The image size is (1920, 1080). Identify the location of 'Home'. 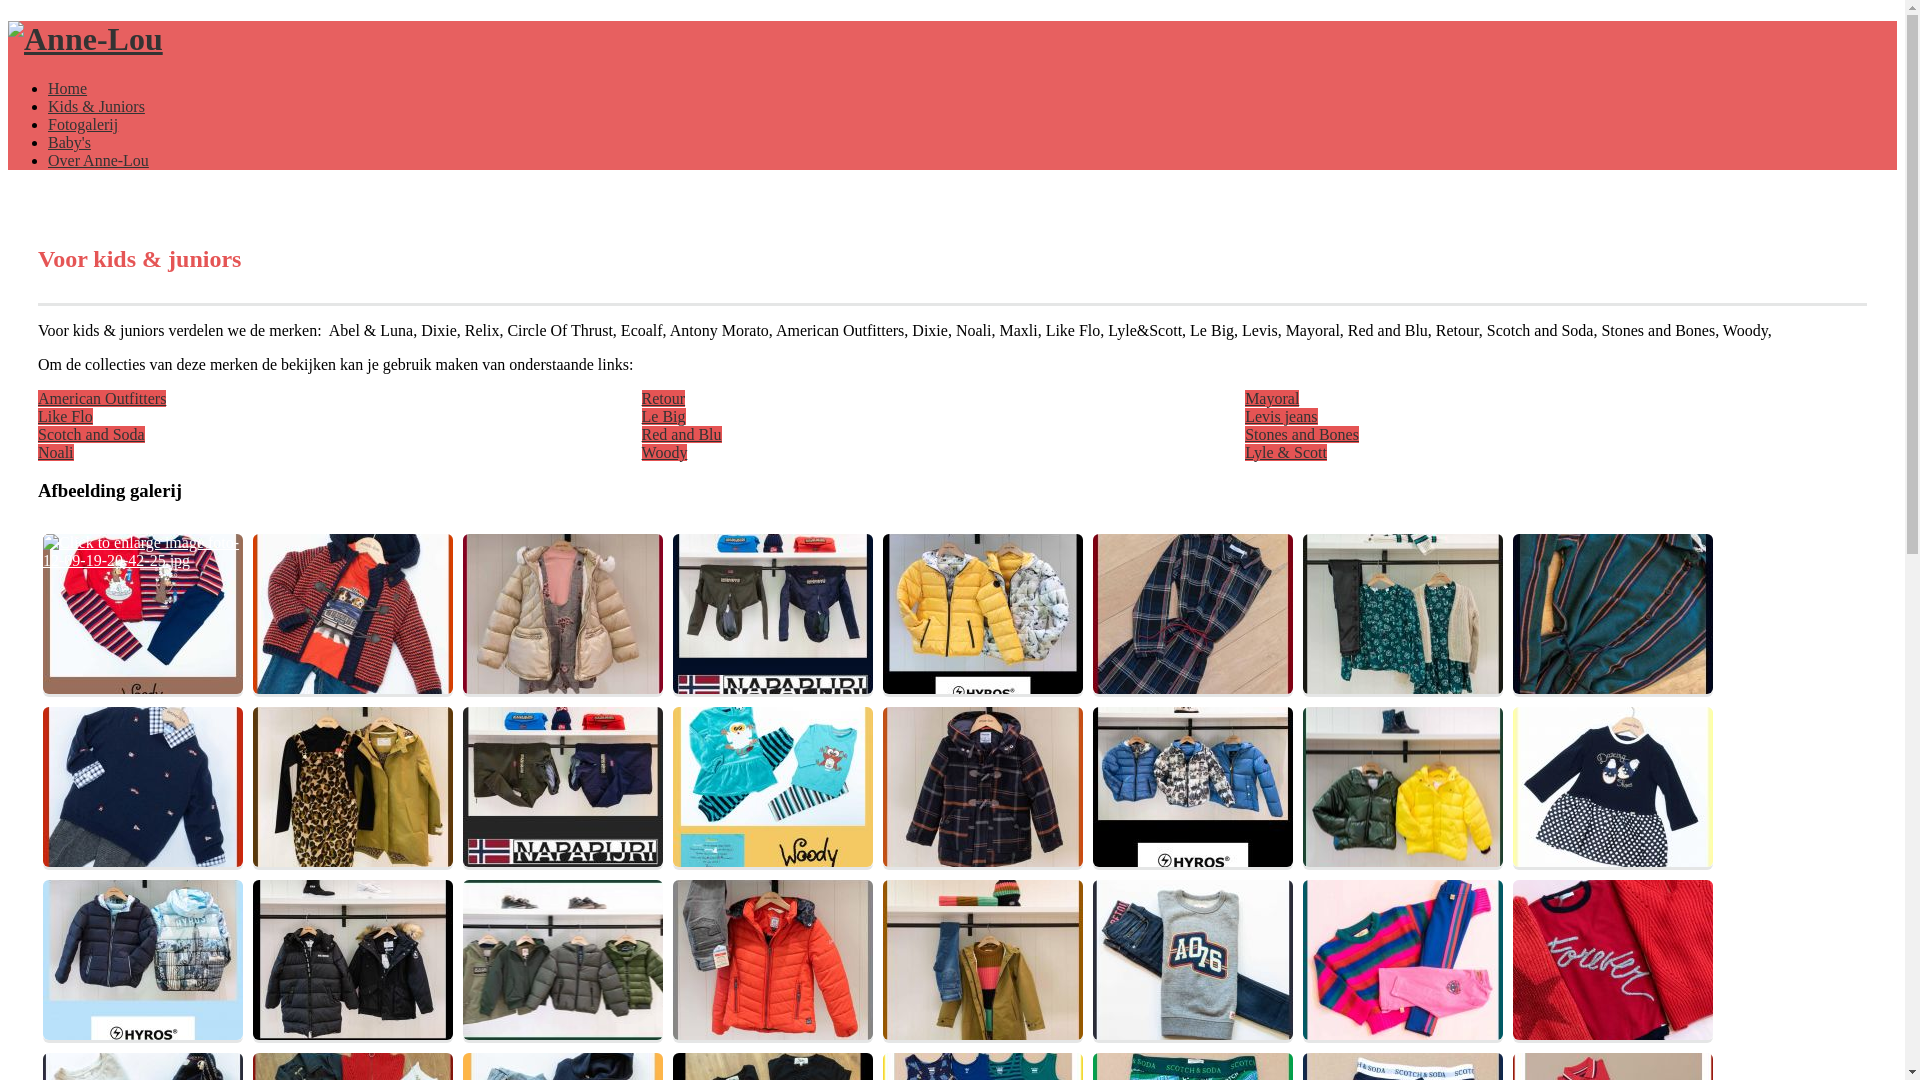
(67, 87).